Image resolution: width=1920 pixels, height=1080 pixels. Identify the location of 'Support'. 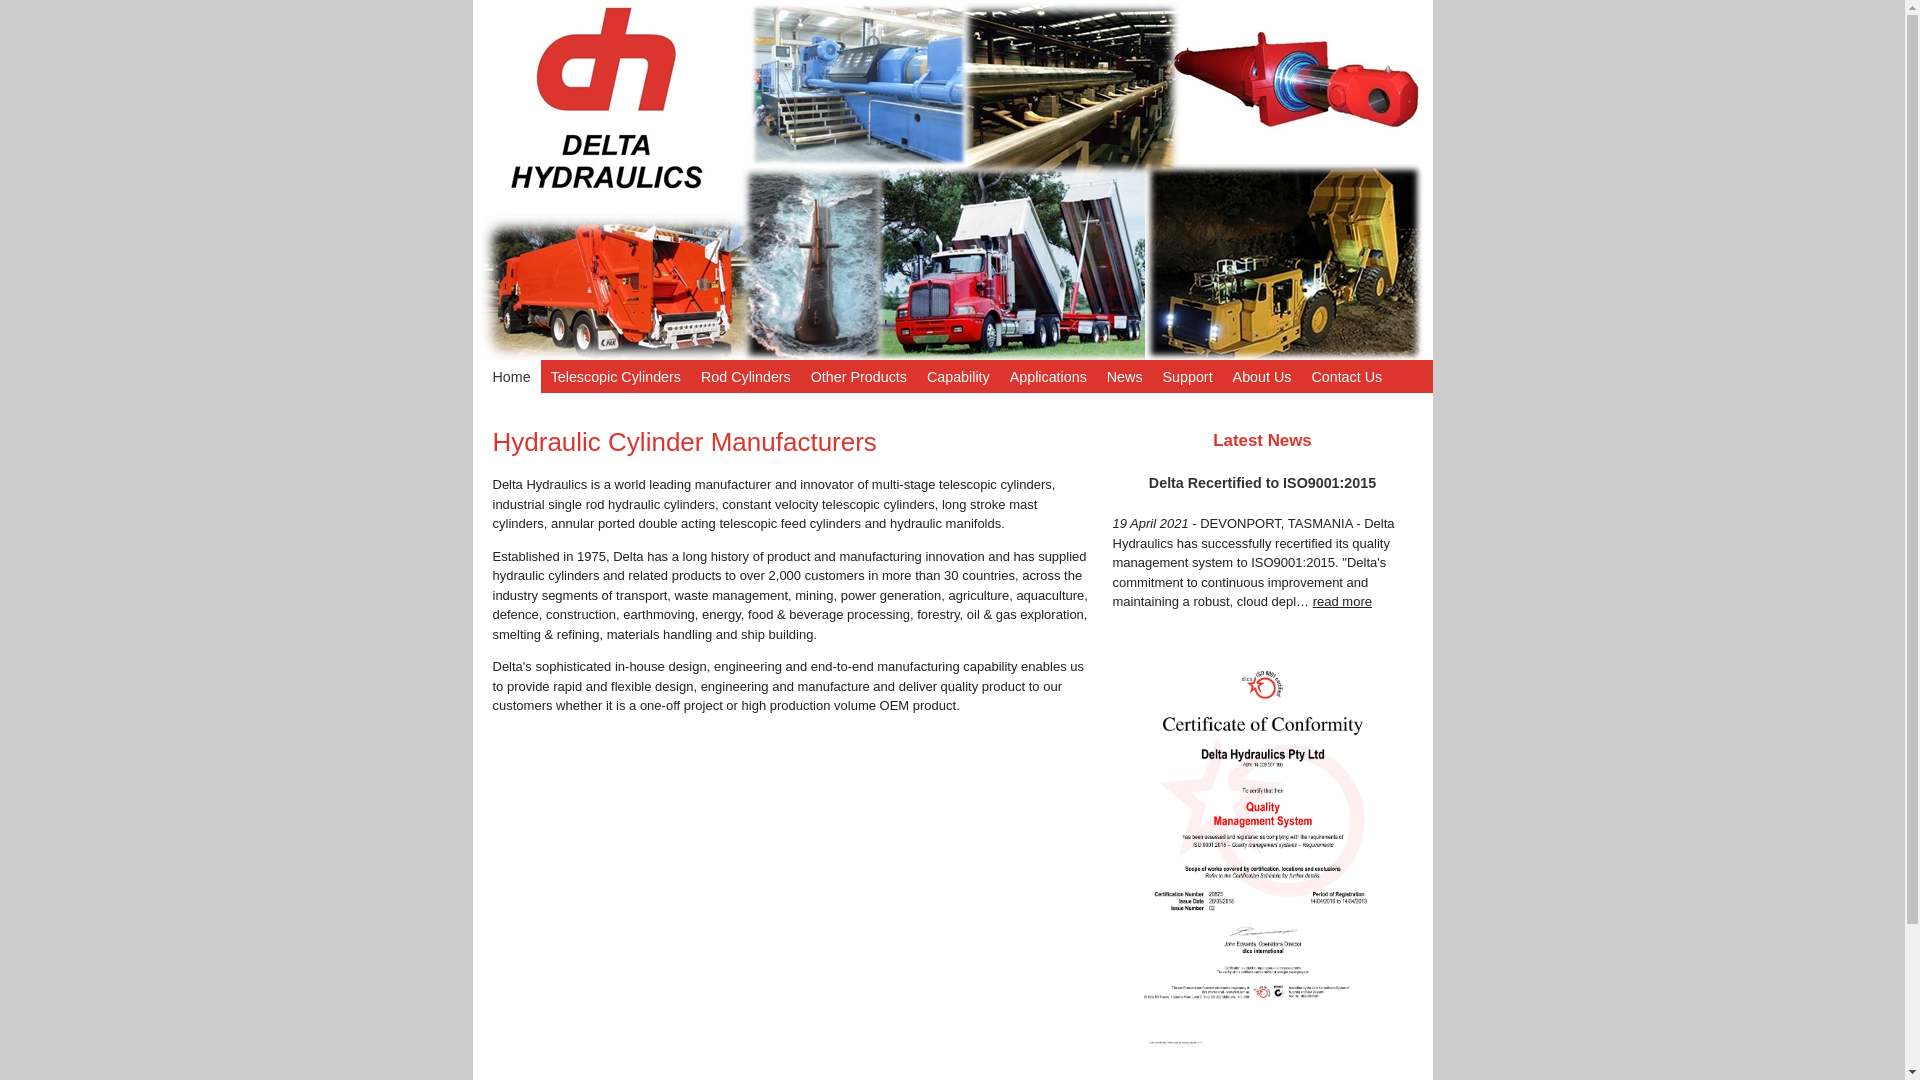
(1152, 376).